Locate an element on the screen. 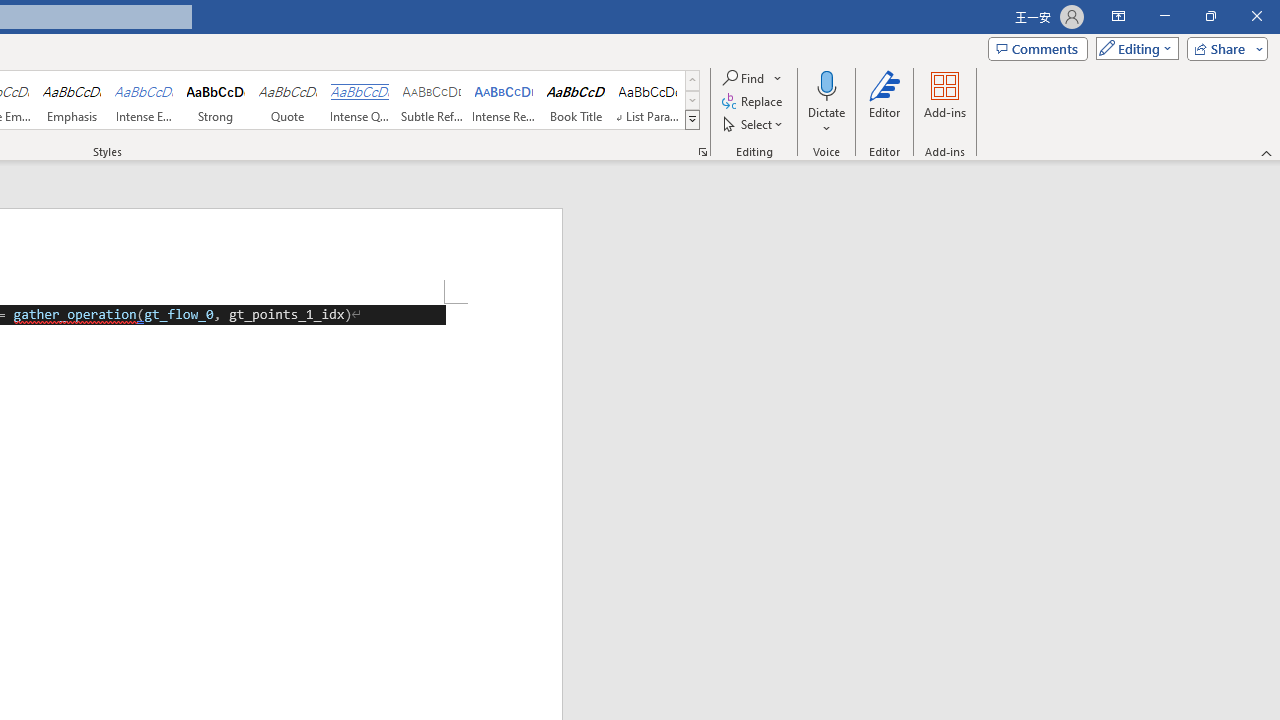 Image resolution: width=1280 pixels, height=720 pixels. 'Replace...' is located at coordinates (752, 101).